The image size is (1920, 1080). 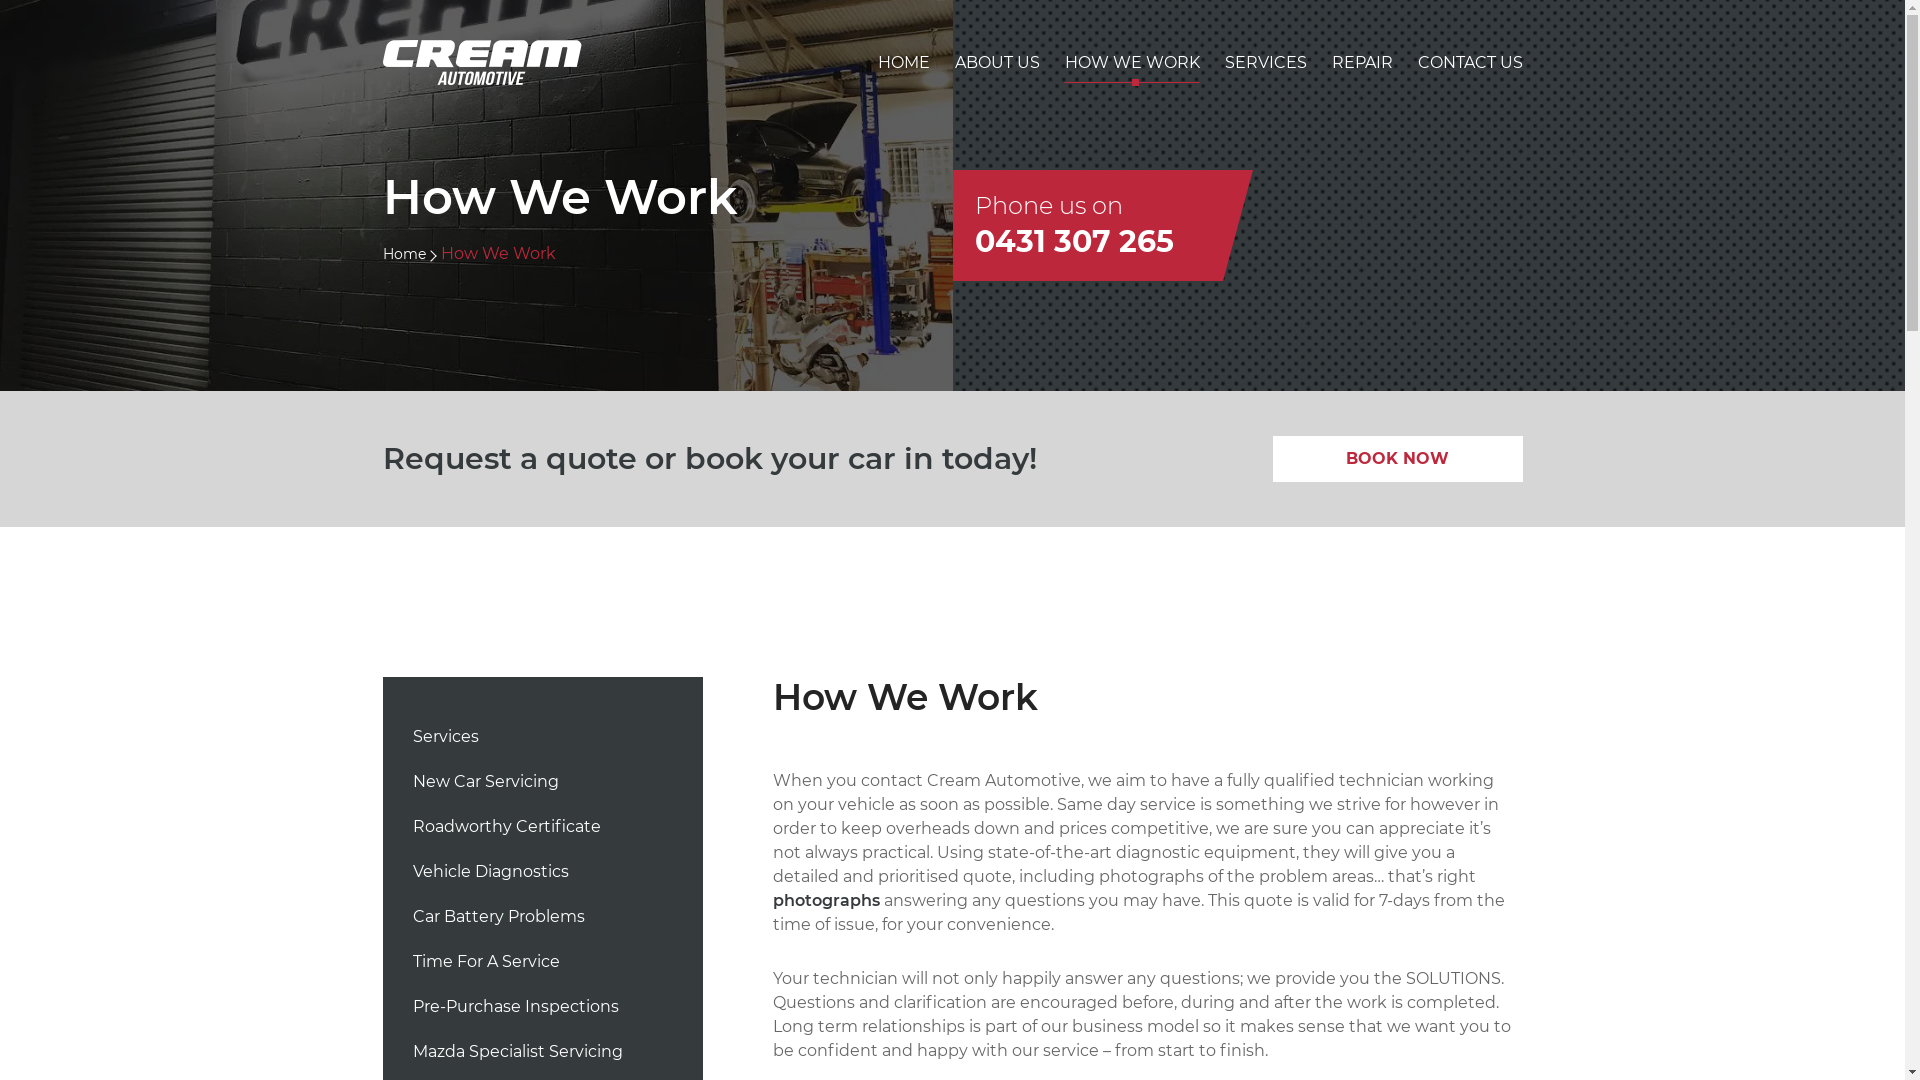 What do you see at coordinates (505, 834) in the screenshot?
I see `'Roadworthy Certificate'` at bounding box center [505, 834].